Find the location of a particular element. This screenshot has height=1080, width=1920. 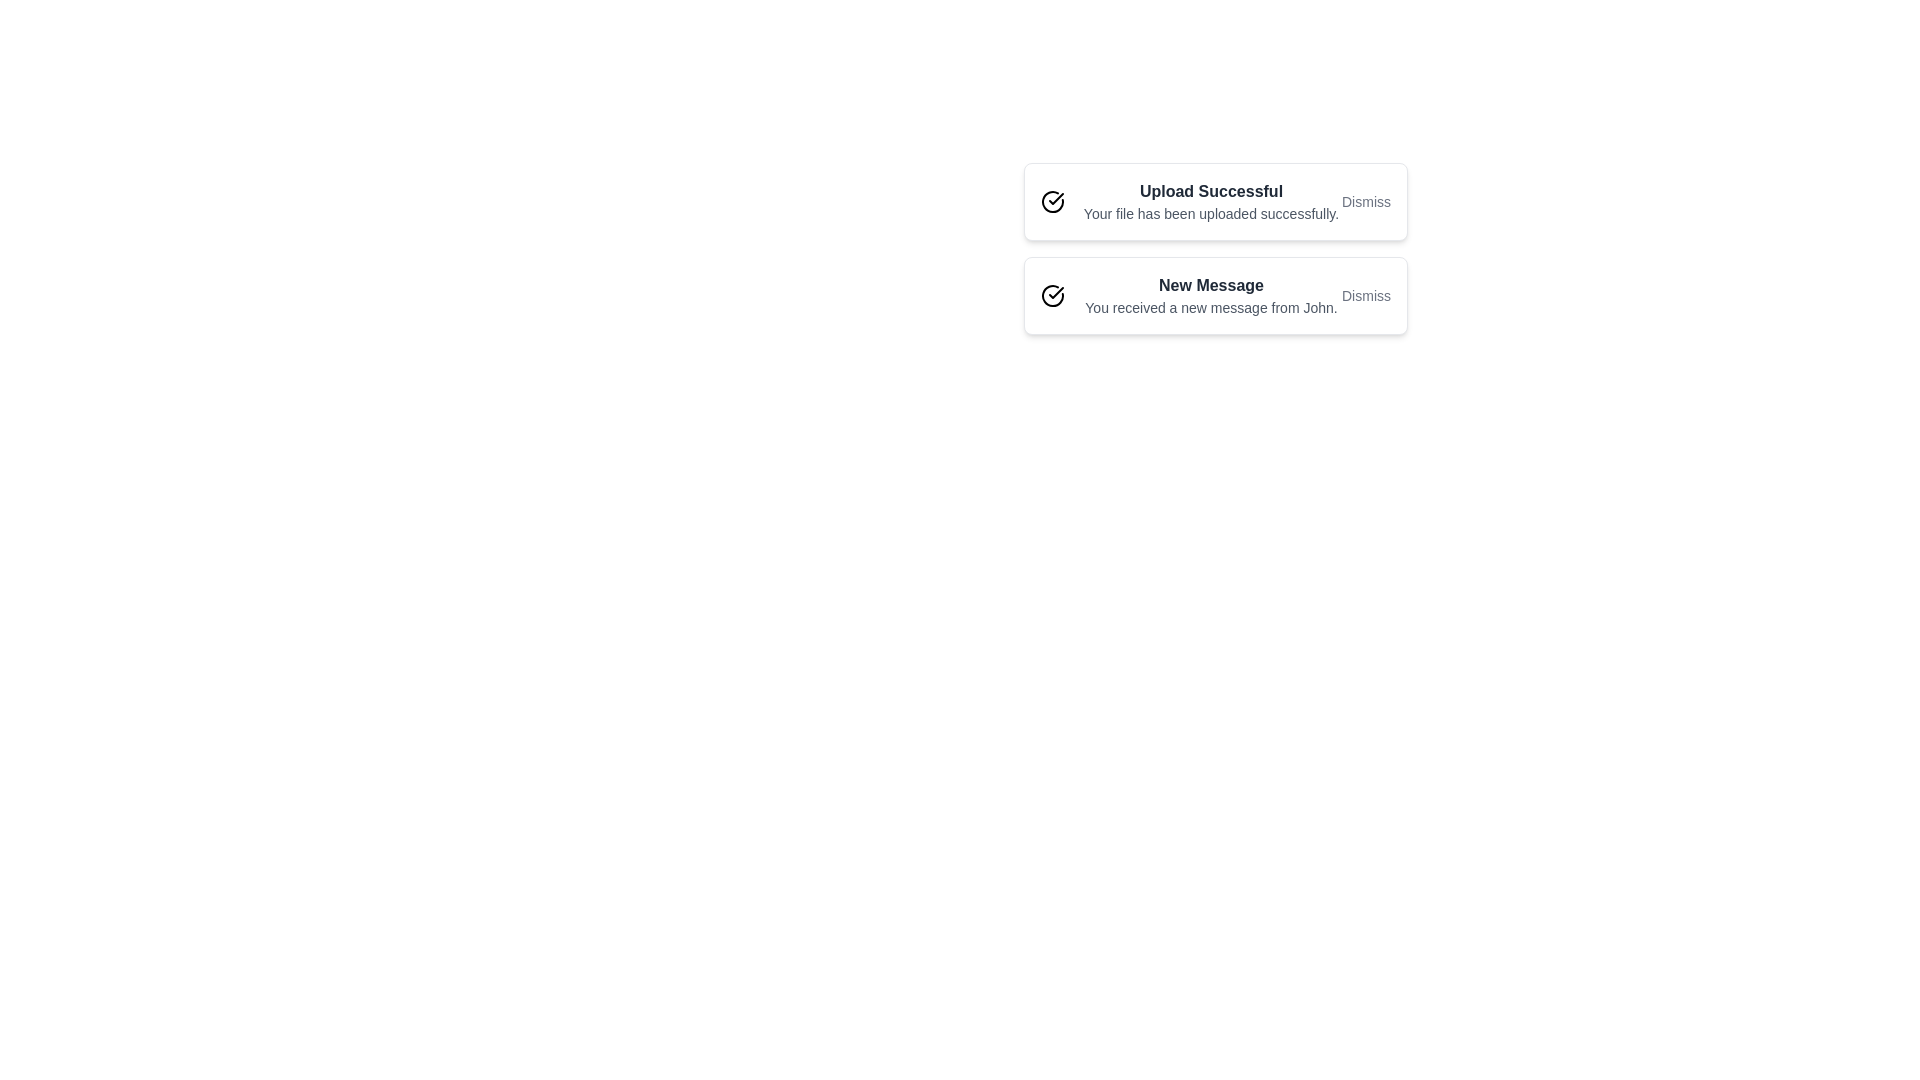

the 'Dismiss' button for the notification with title New Message is located at coordinates (1365, 296).